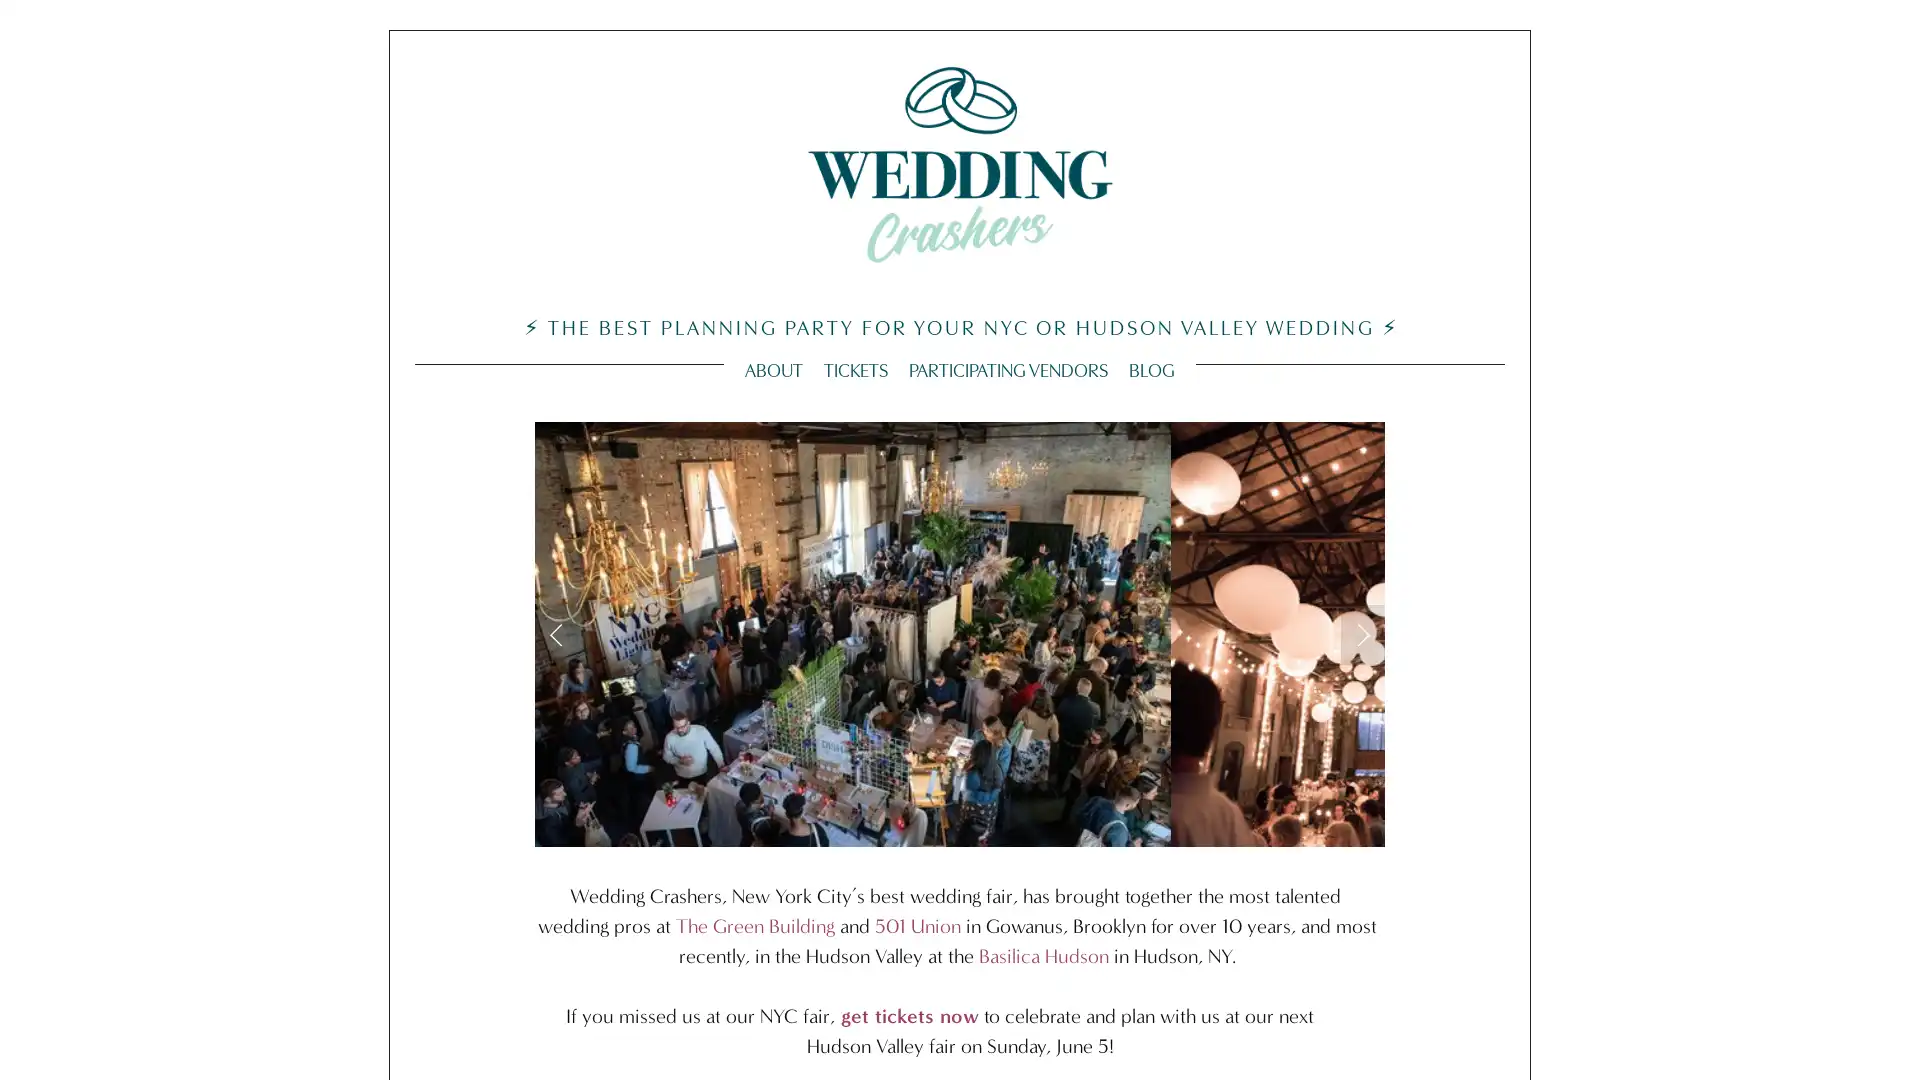 This screenshot has height=1080, width=1920. I want to click on Next Slide, so click(1362, 633).